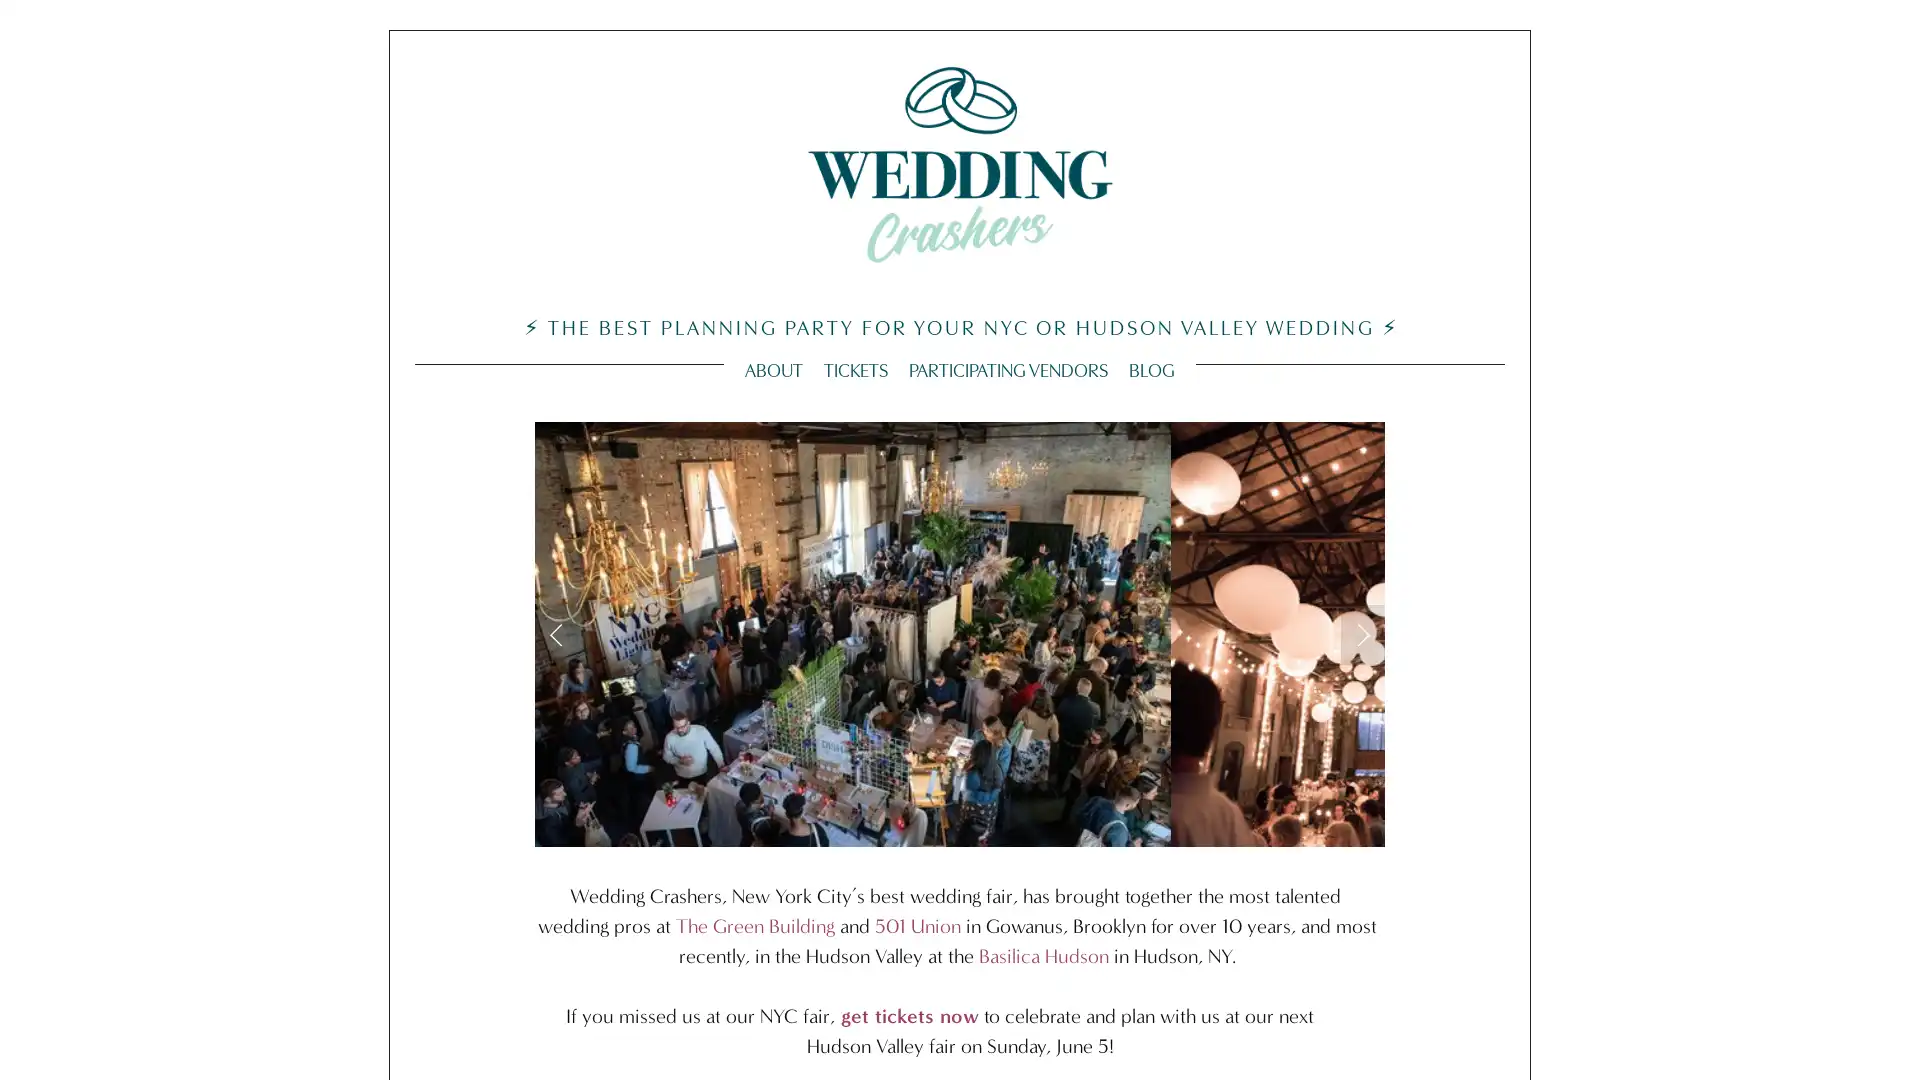 This screenshot has height=1080, width=1920. I want to click on Next Slide, so click(1362, 633).